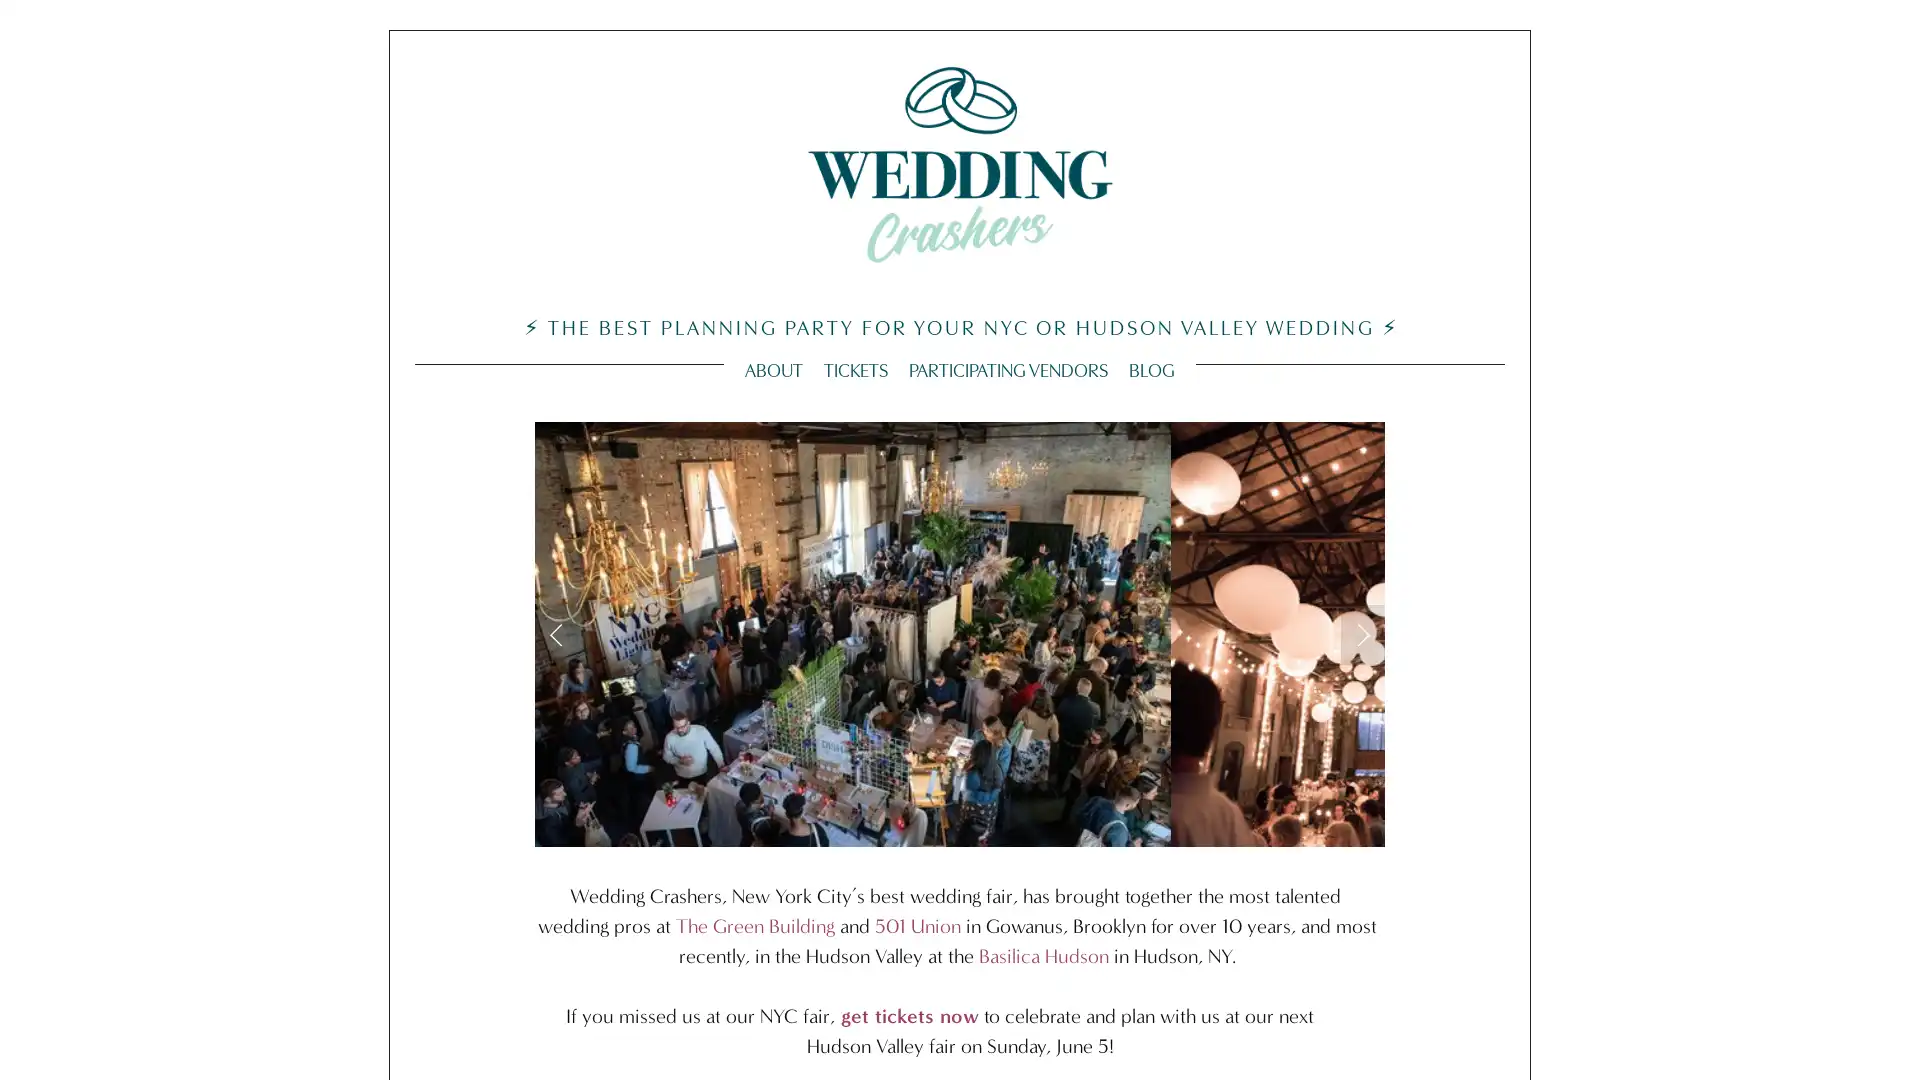 This screenshot has height=1080, width=1920. I want to click on Next Slide, so click(1362, 633).